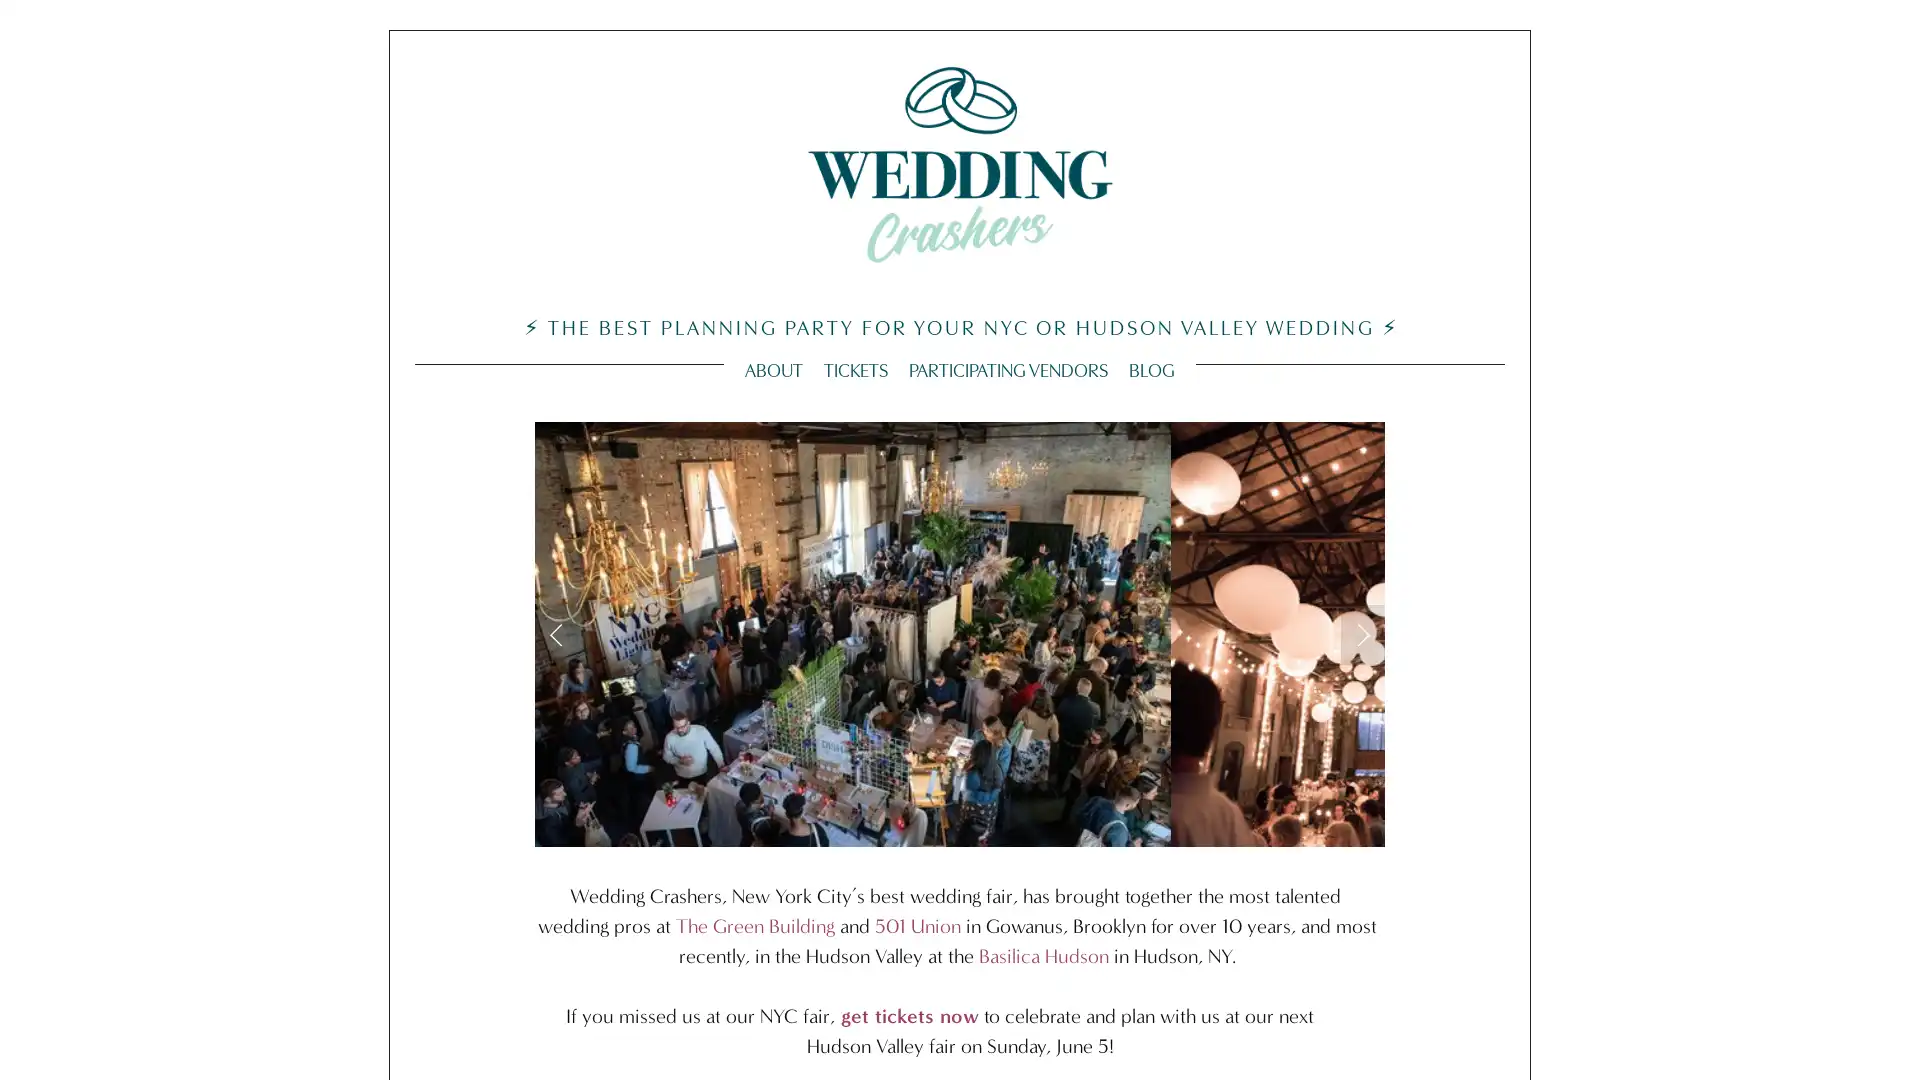 This screenshot has height=1080, width=1920. I want to click on Next Slide, so click(1362, 633).